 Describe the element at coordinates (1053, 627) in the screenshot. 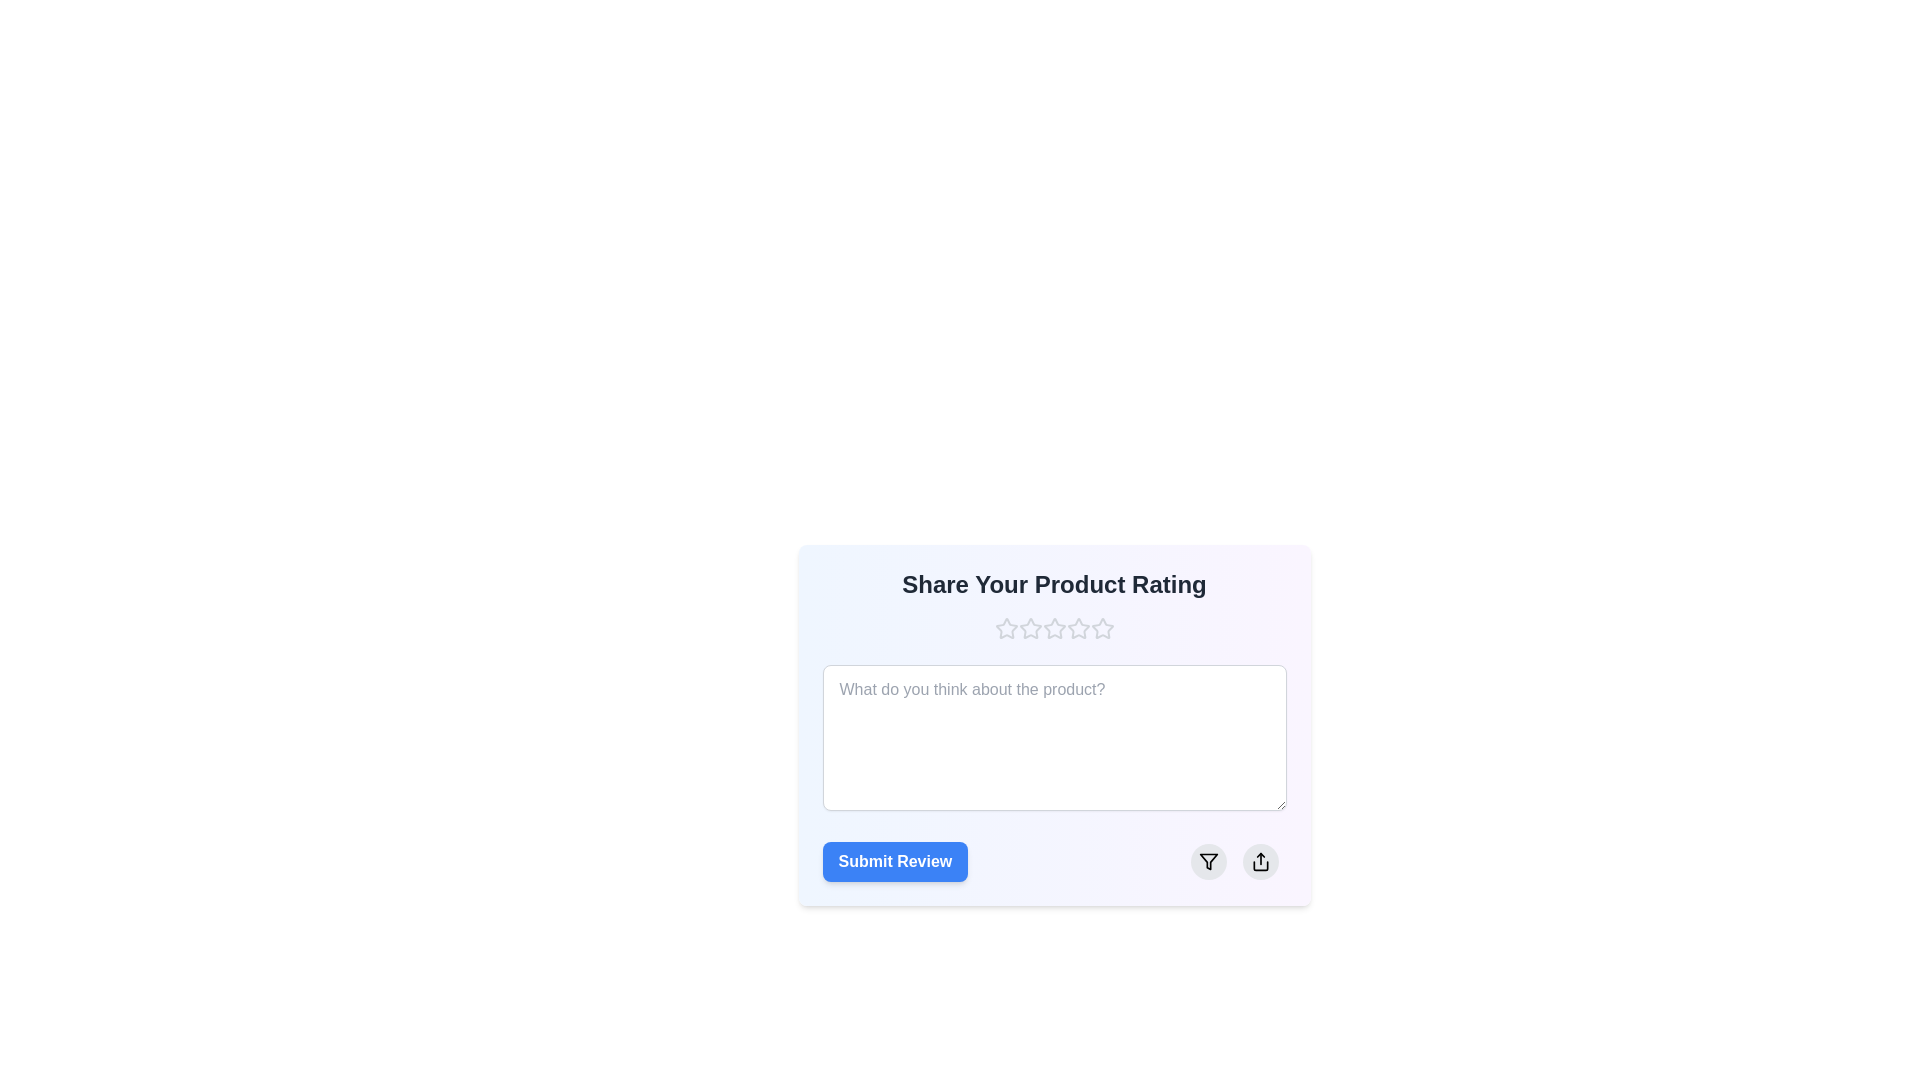

I see `the third star icon in the star rating component` at that location.